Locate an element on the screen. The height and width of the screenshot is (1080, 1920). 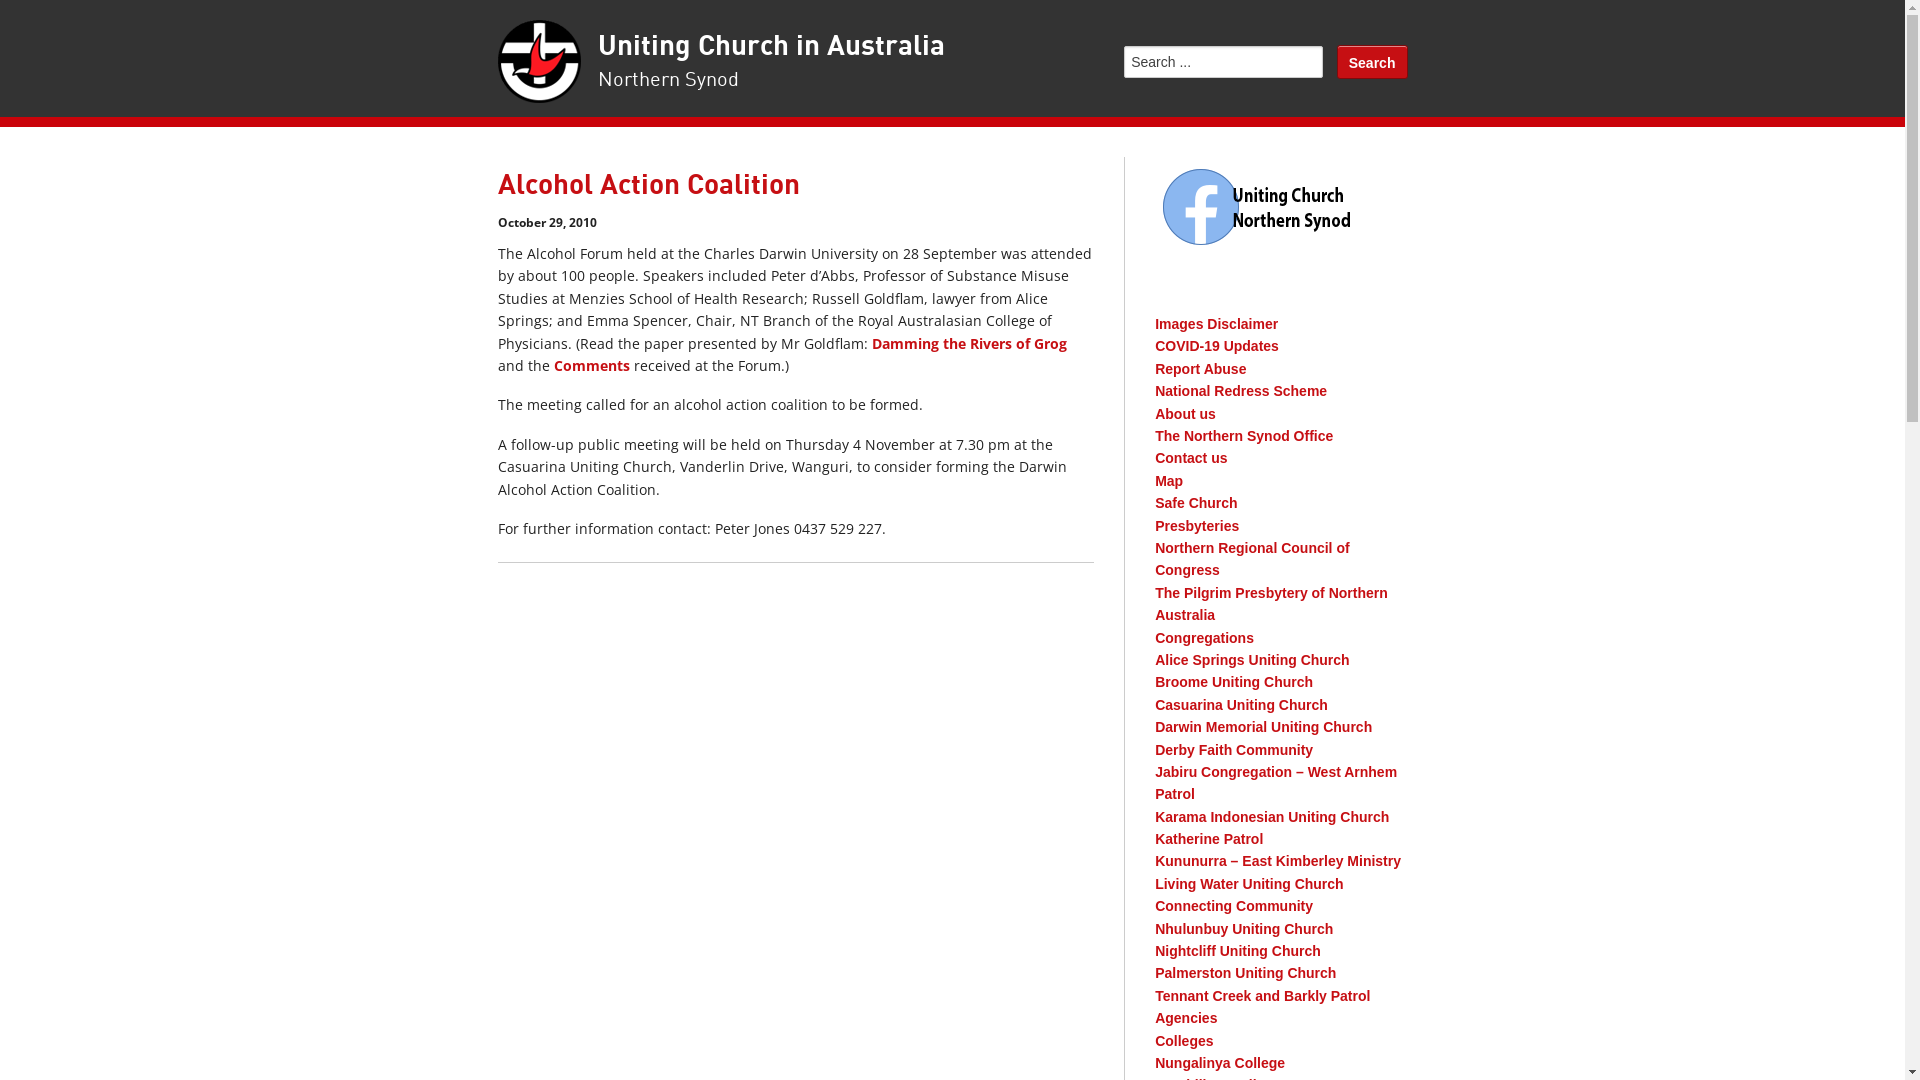
'Casuarina Uniting Church' is located at coordinates (1155, 704).